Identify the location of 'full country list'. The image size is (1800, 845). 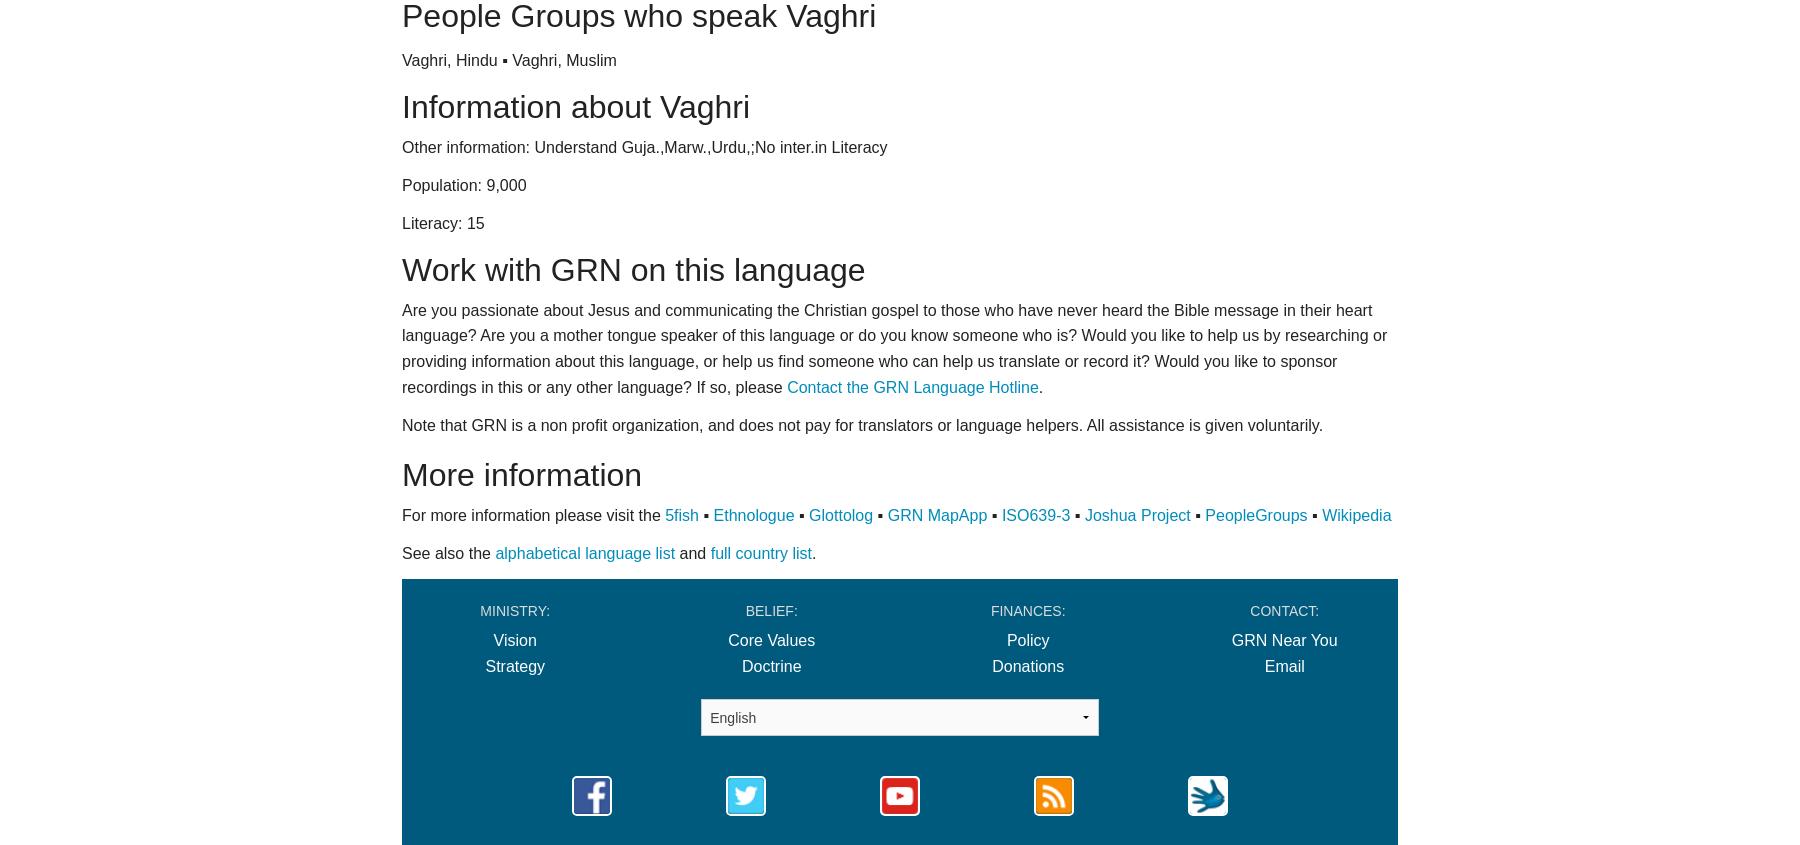
(708, 552).